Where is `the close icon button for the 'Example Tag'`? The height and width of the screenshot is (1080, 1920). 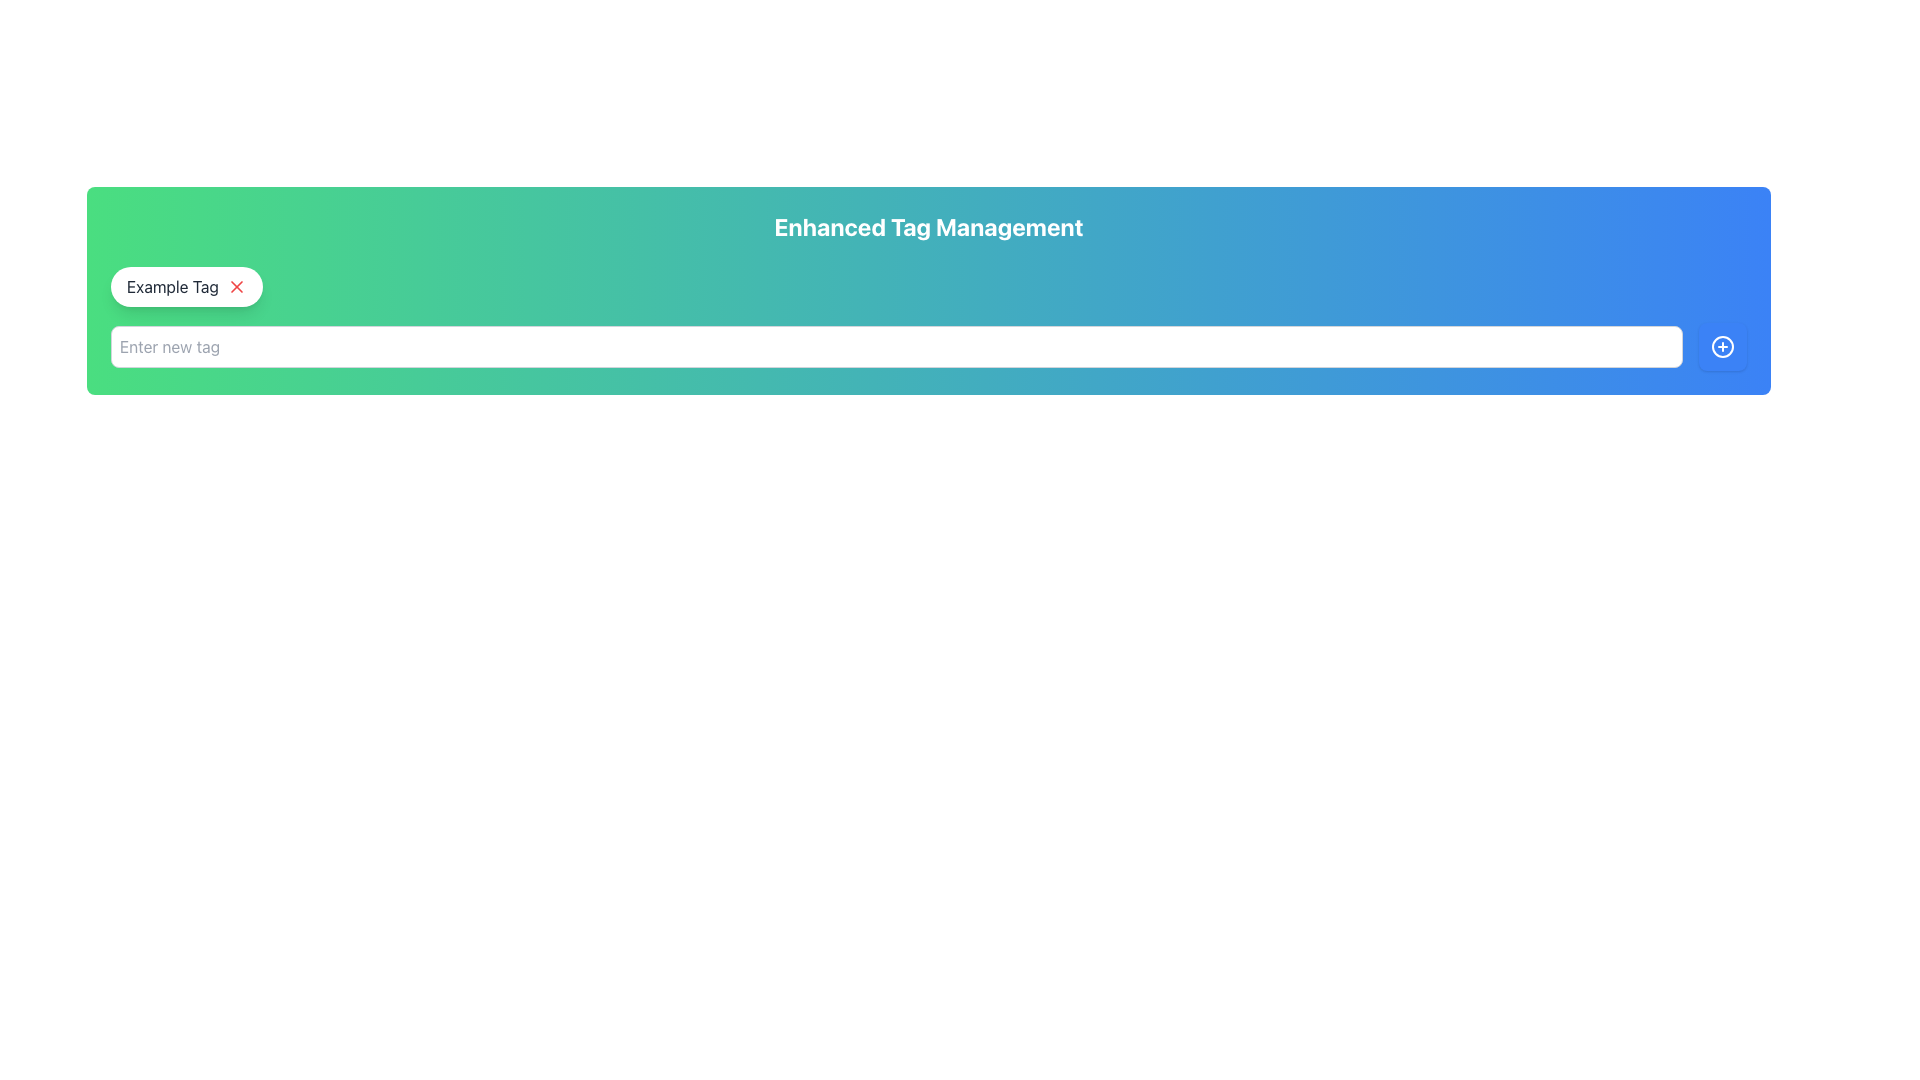
the close icon button for the 'Example Tag' is located at coordinates (236, 286).